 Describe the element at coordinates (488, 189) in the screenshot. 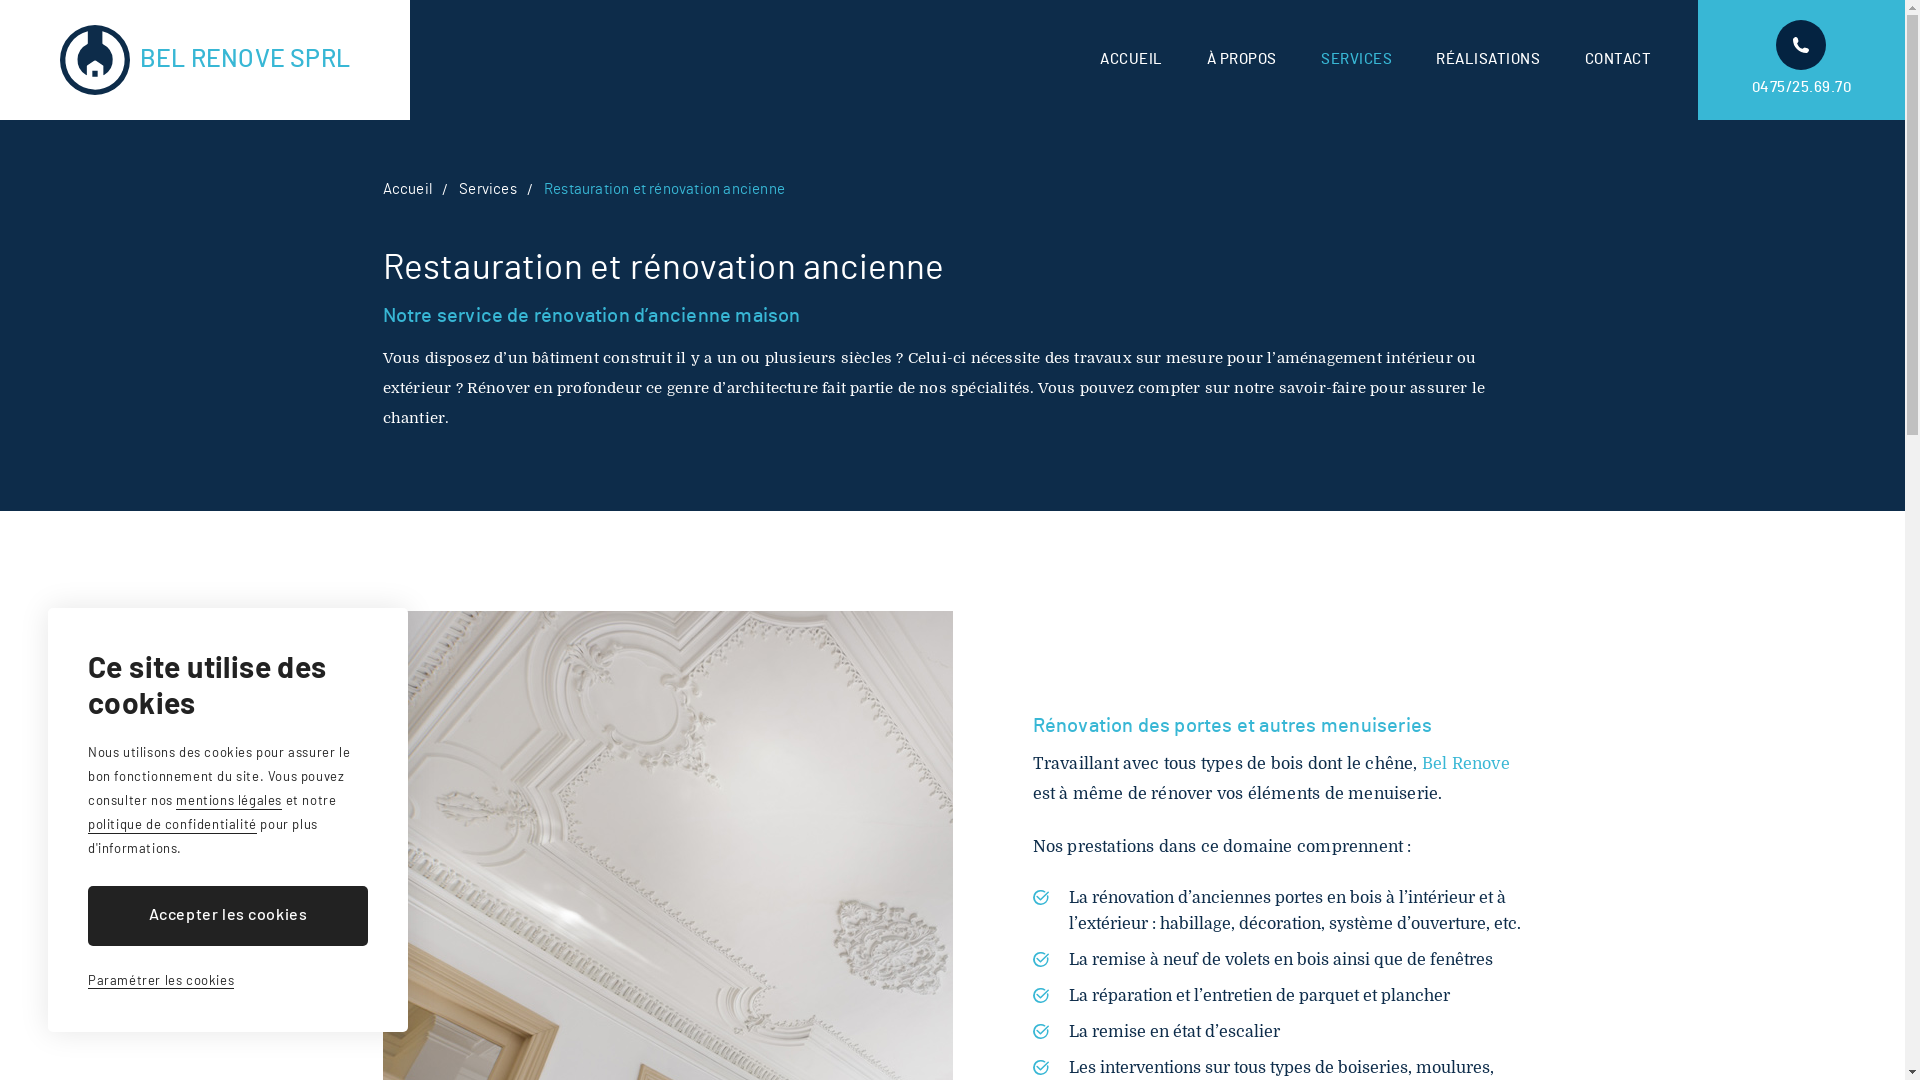

I see `'Services'` at that location.